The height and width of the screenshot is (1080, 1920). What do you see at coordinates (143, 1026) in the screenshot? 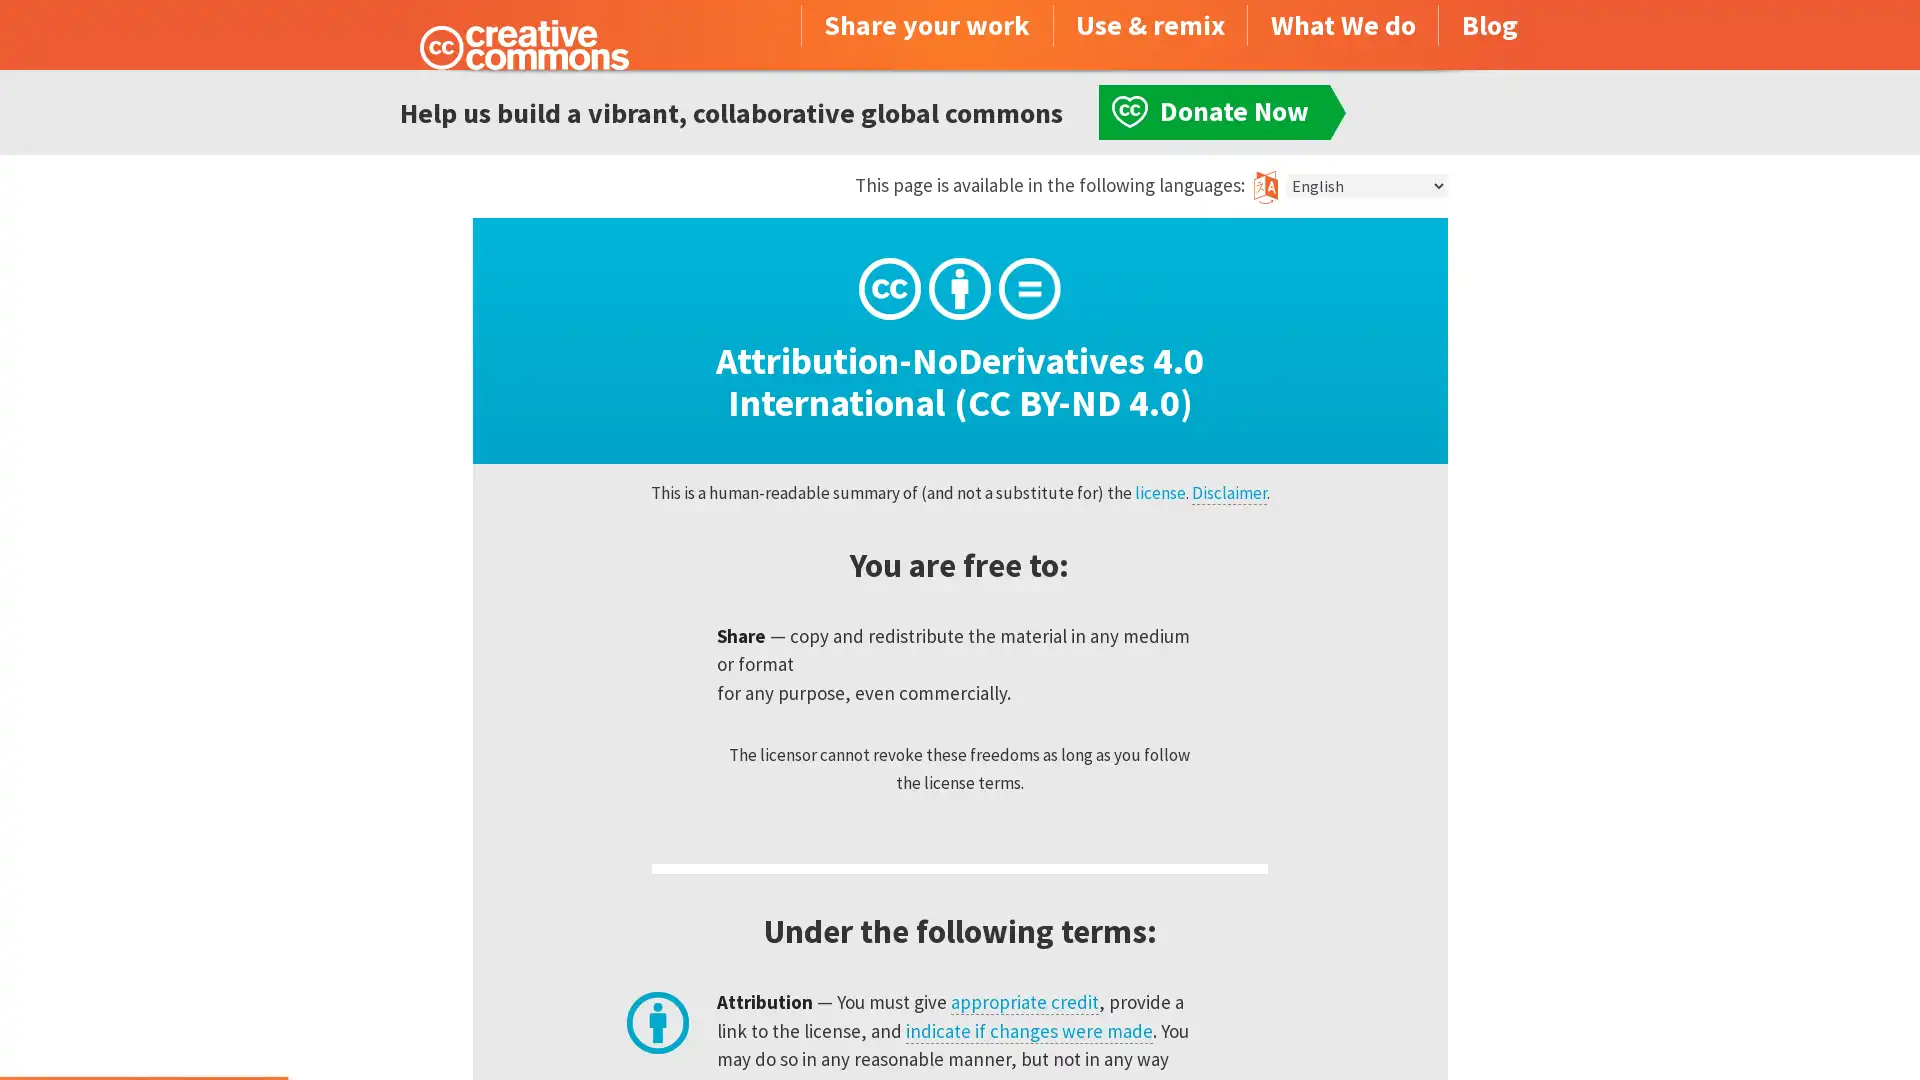
I see `Donate Now` at bounding box center [143, 1026].